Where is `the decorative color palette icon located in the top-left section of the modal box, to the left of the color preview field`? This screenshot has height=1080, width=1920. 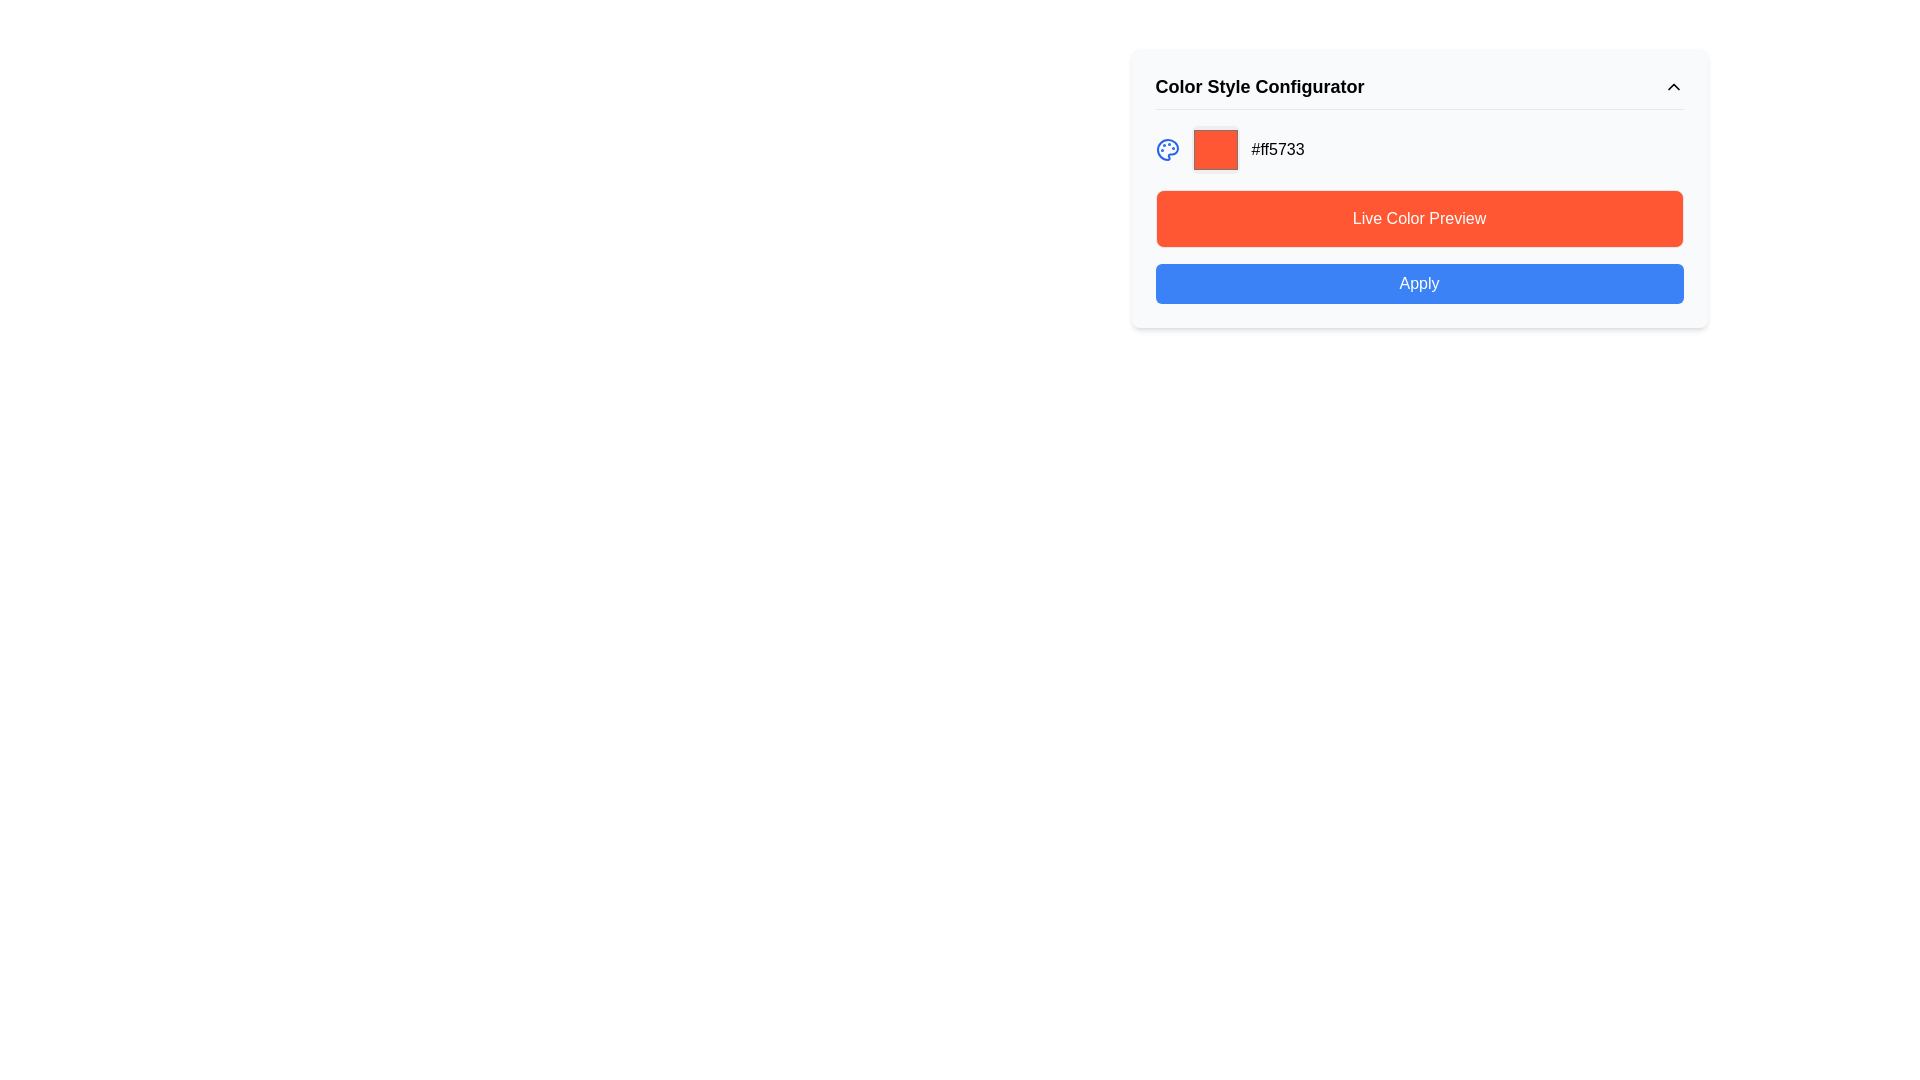
the decorative color palette icon located in the top-left section of the modal box, to the left of the color preview field is located at coordinates (1167, 149).